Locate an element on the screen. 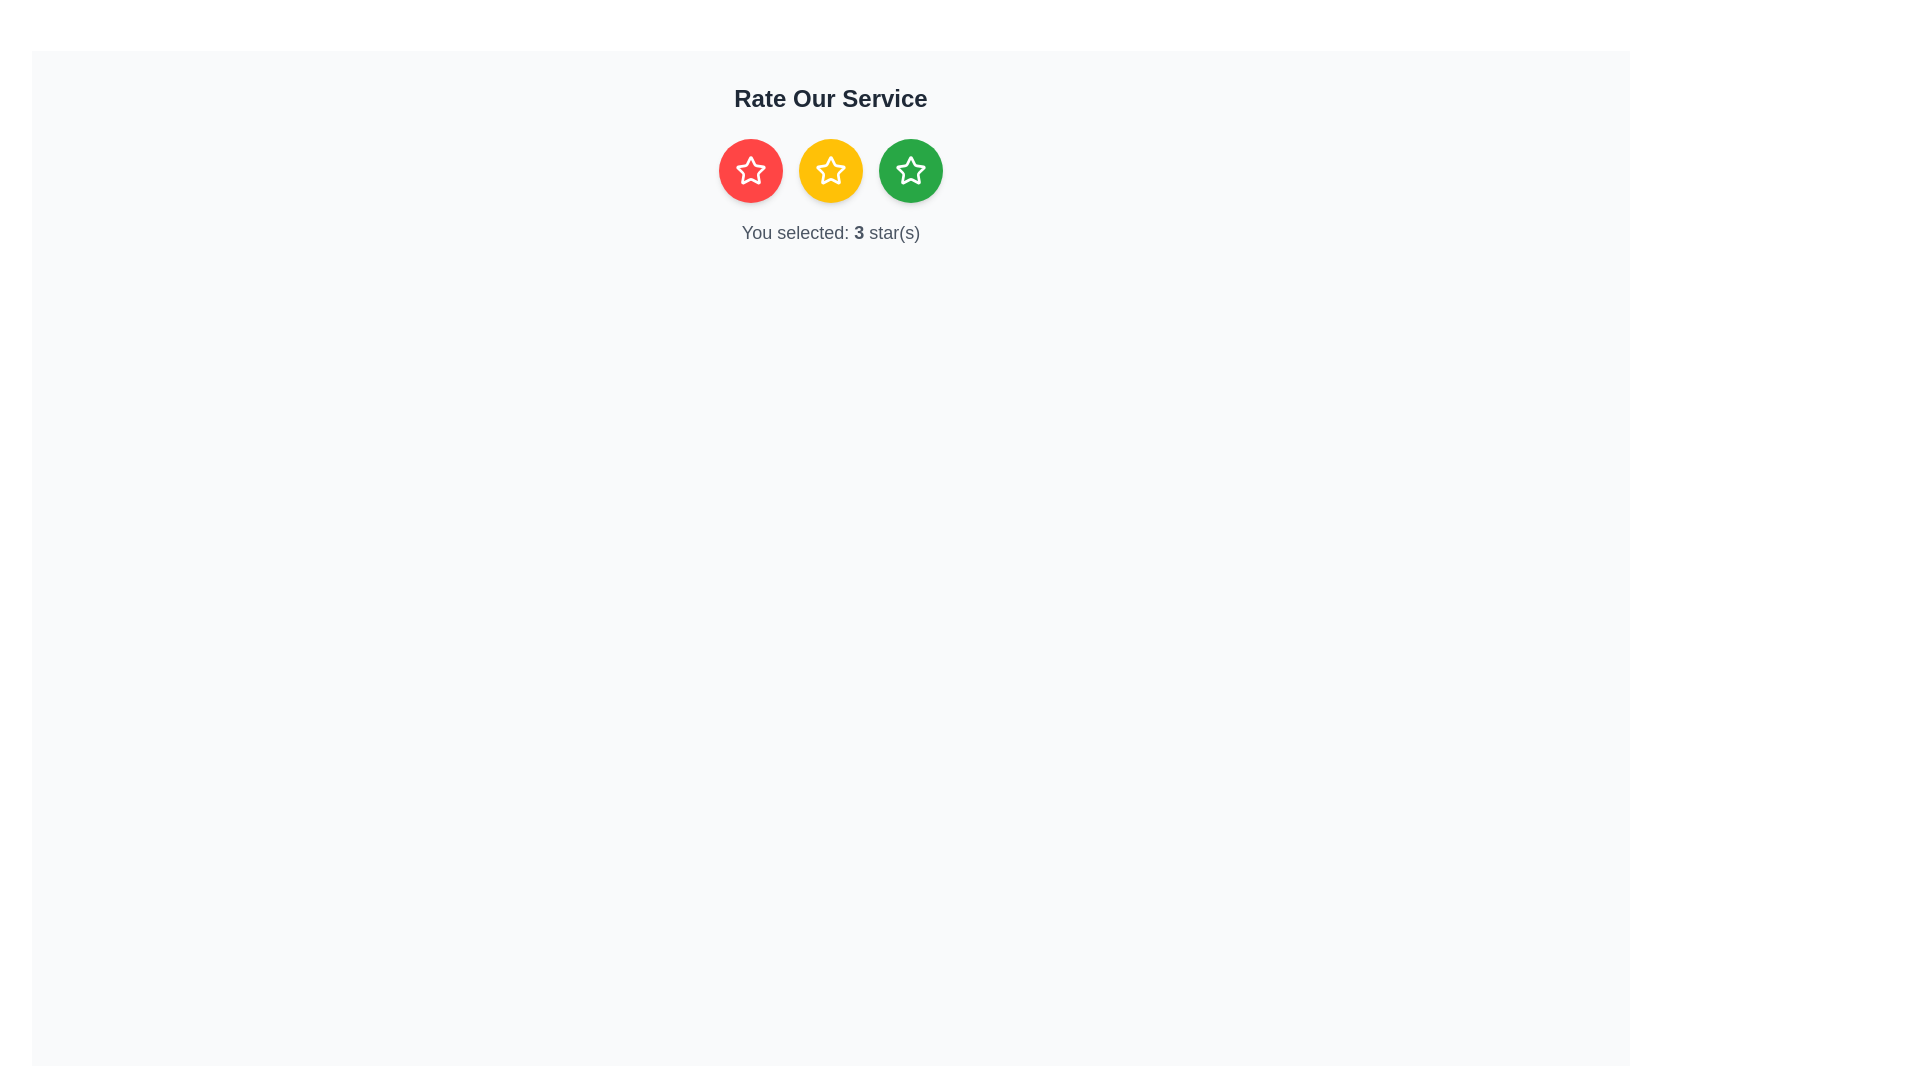  the star-shaped icon with a yellow fill and a white stroke, located at the center of the yellow circular button is located at coordinates (830, 169).